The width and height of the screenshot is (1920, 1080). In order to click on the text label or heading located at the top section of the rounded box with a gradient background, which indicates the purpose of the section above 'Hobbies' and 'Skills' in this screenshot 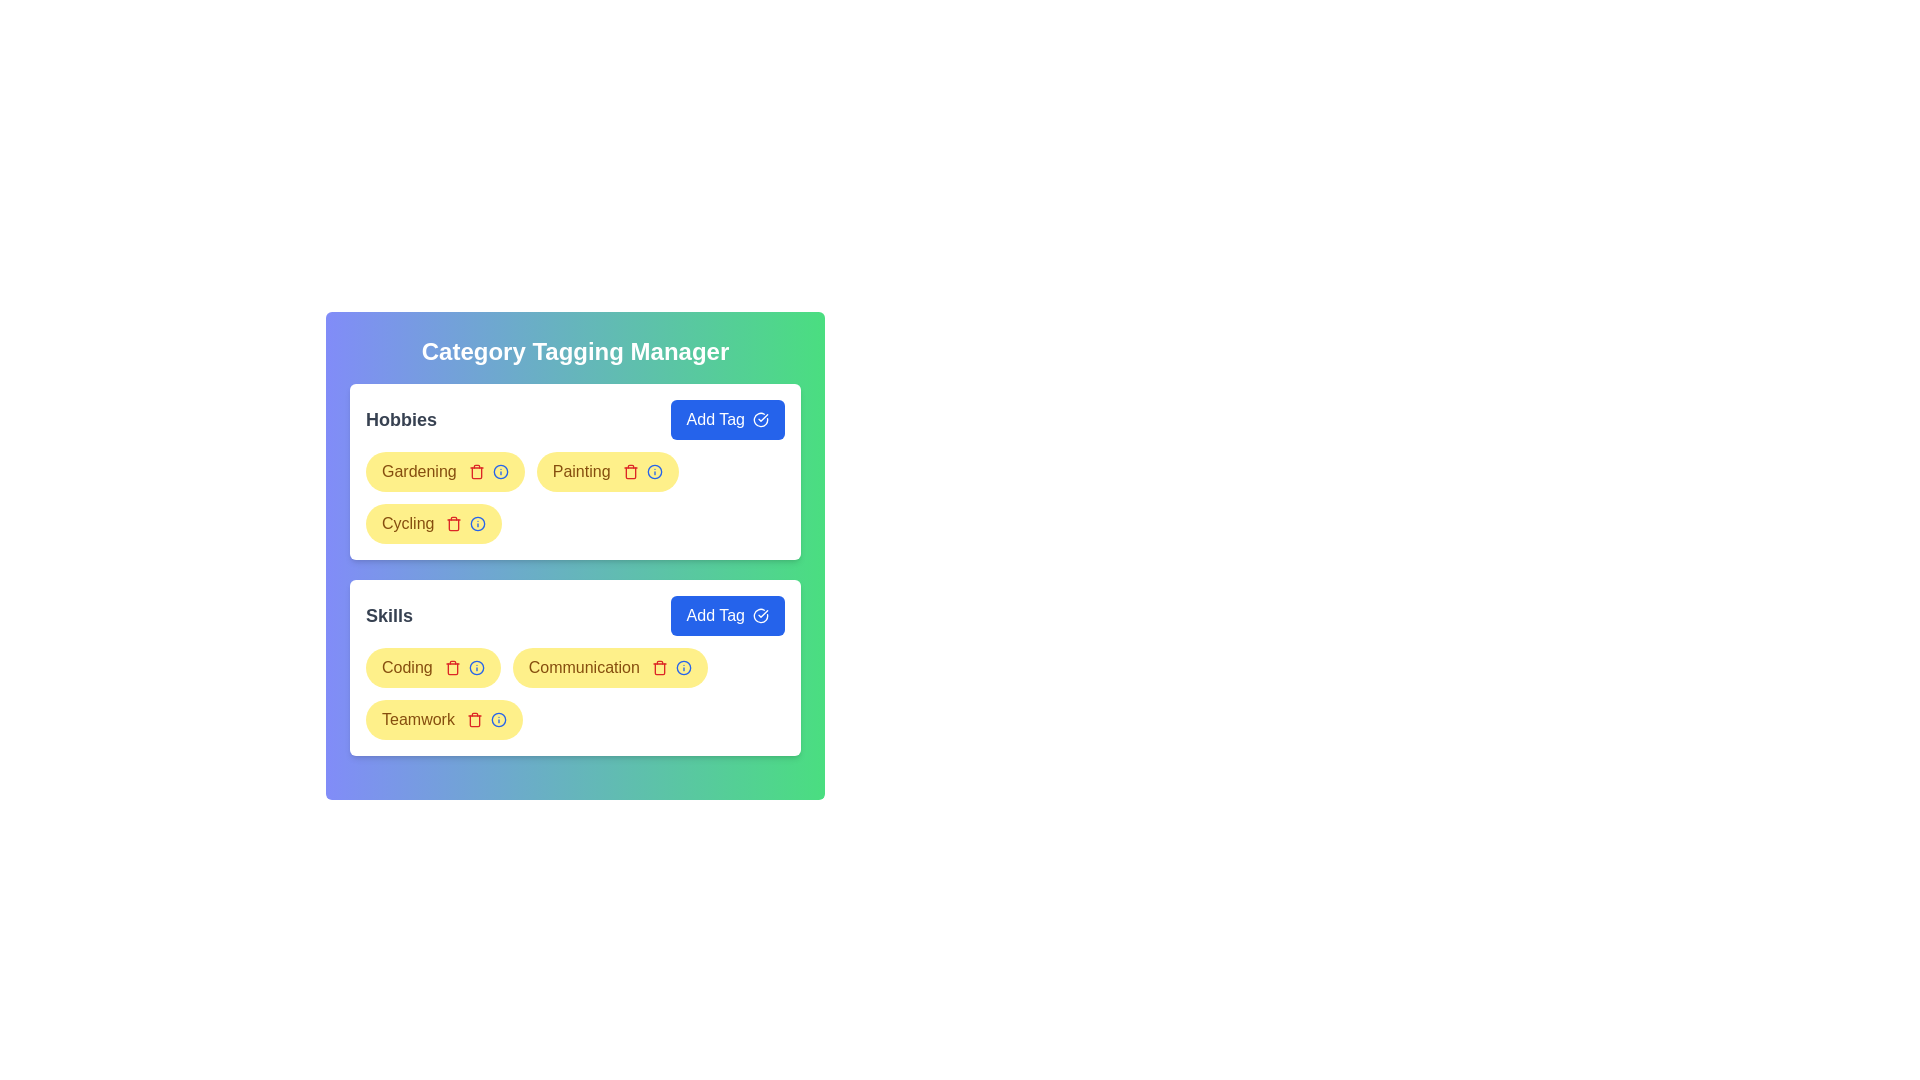, I will do `click(574, 350)`.